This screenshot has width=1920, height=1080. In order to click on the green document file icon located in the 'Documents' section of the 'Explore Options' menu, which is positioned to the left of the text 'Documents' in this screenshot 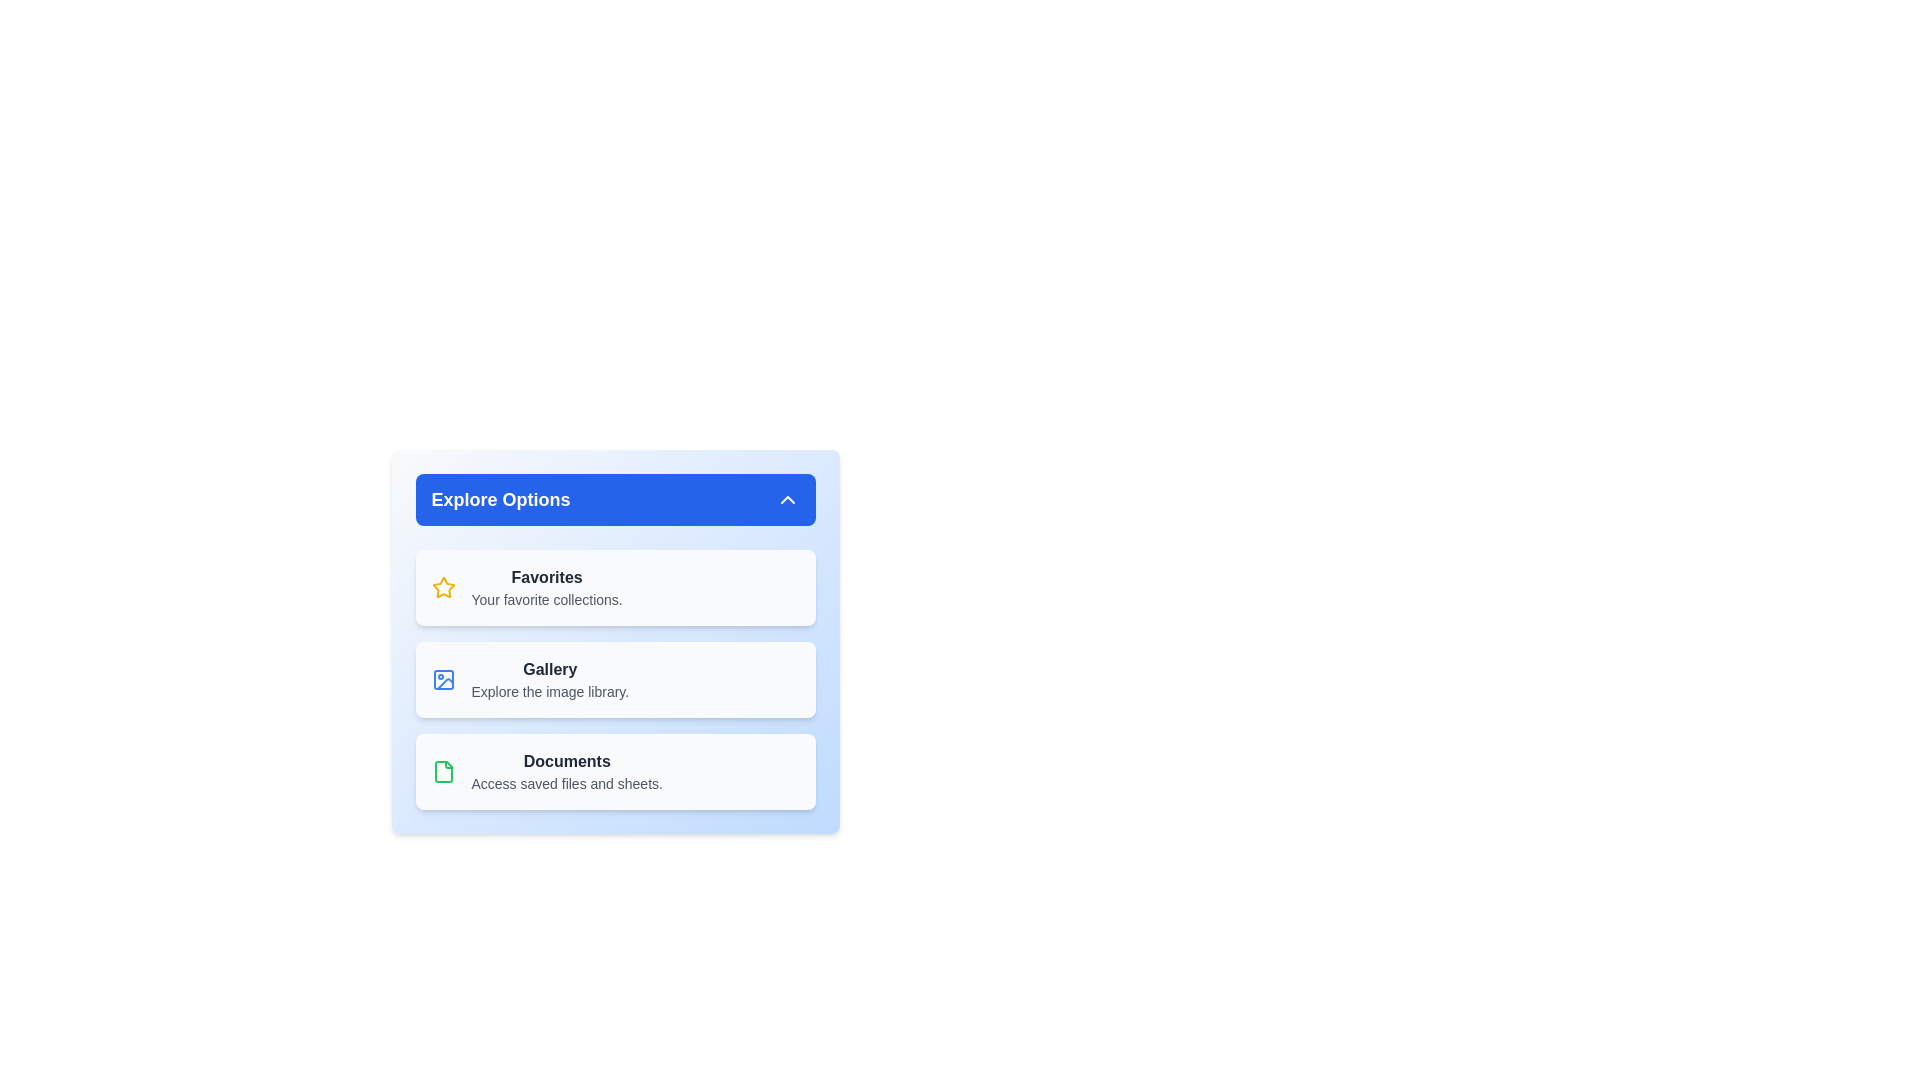, I will do `click(442, 770)`.